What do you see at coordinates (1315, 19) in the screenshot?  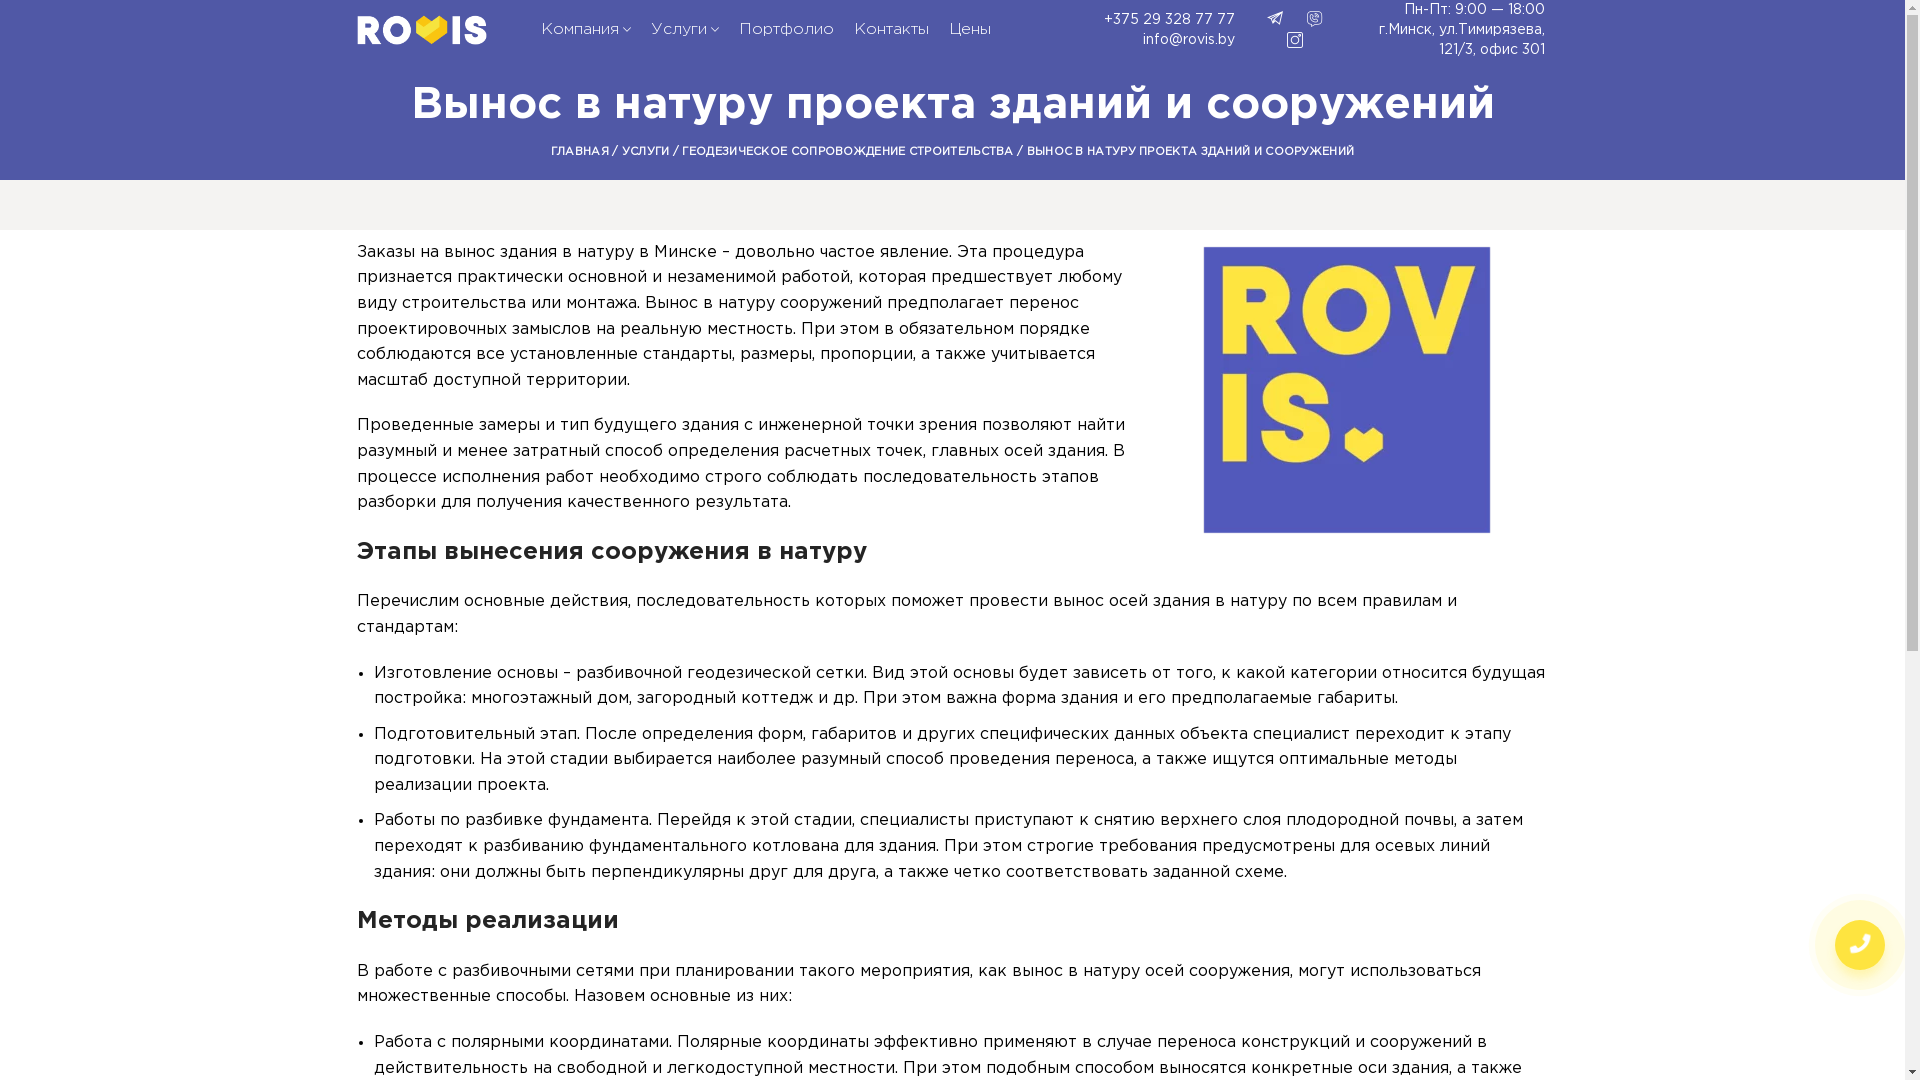 I see `'viber'` at bounding box center [1315, 19].